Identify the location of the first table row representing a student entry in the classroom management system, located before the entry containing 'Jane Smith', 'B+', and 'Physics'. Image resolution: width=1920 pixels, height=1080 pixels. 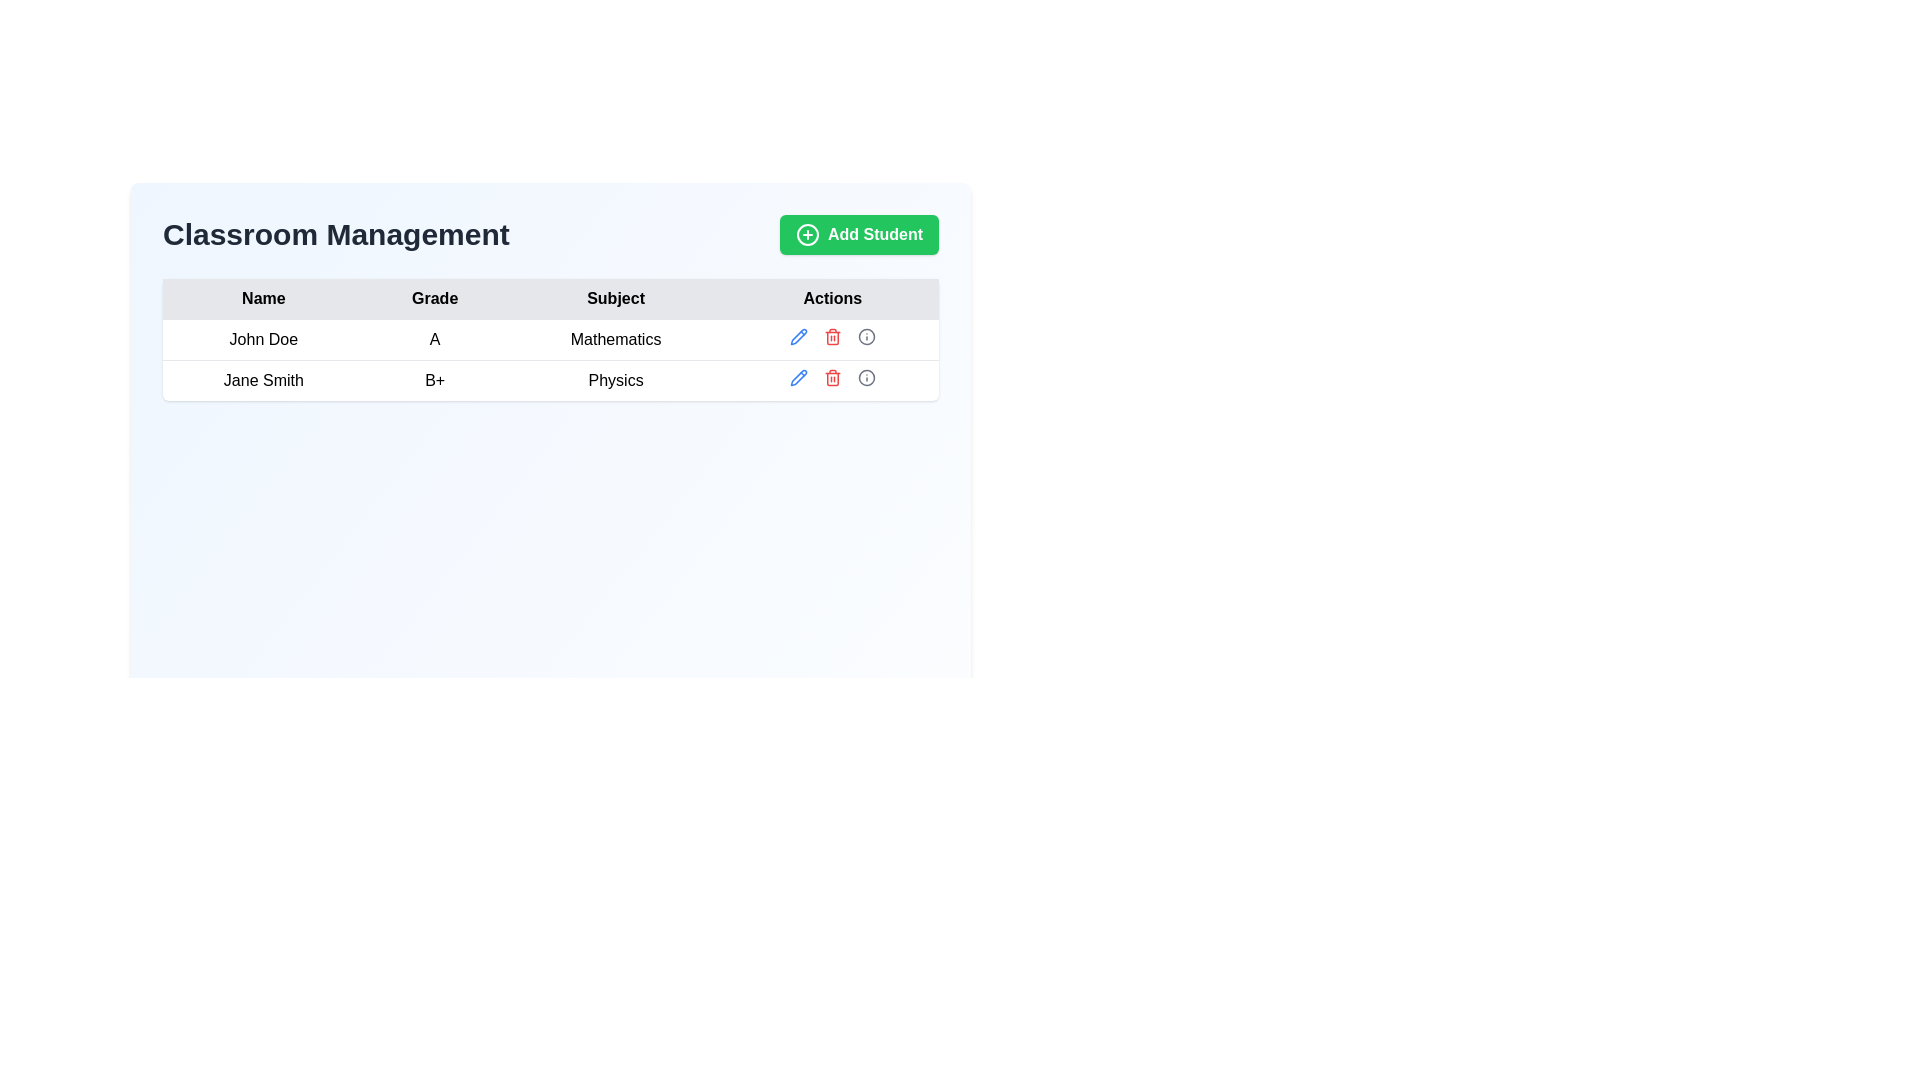
(551, 338).